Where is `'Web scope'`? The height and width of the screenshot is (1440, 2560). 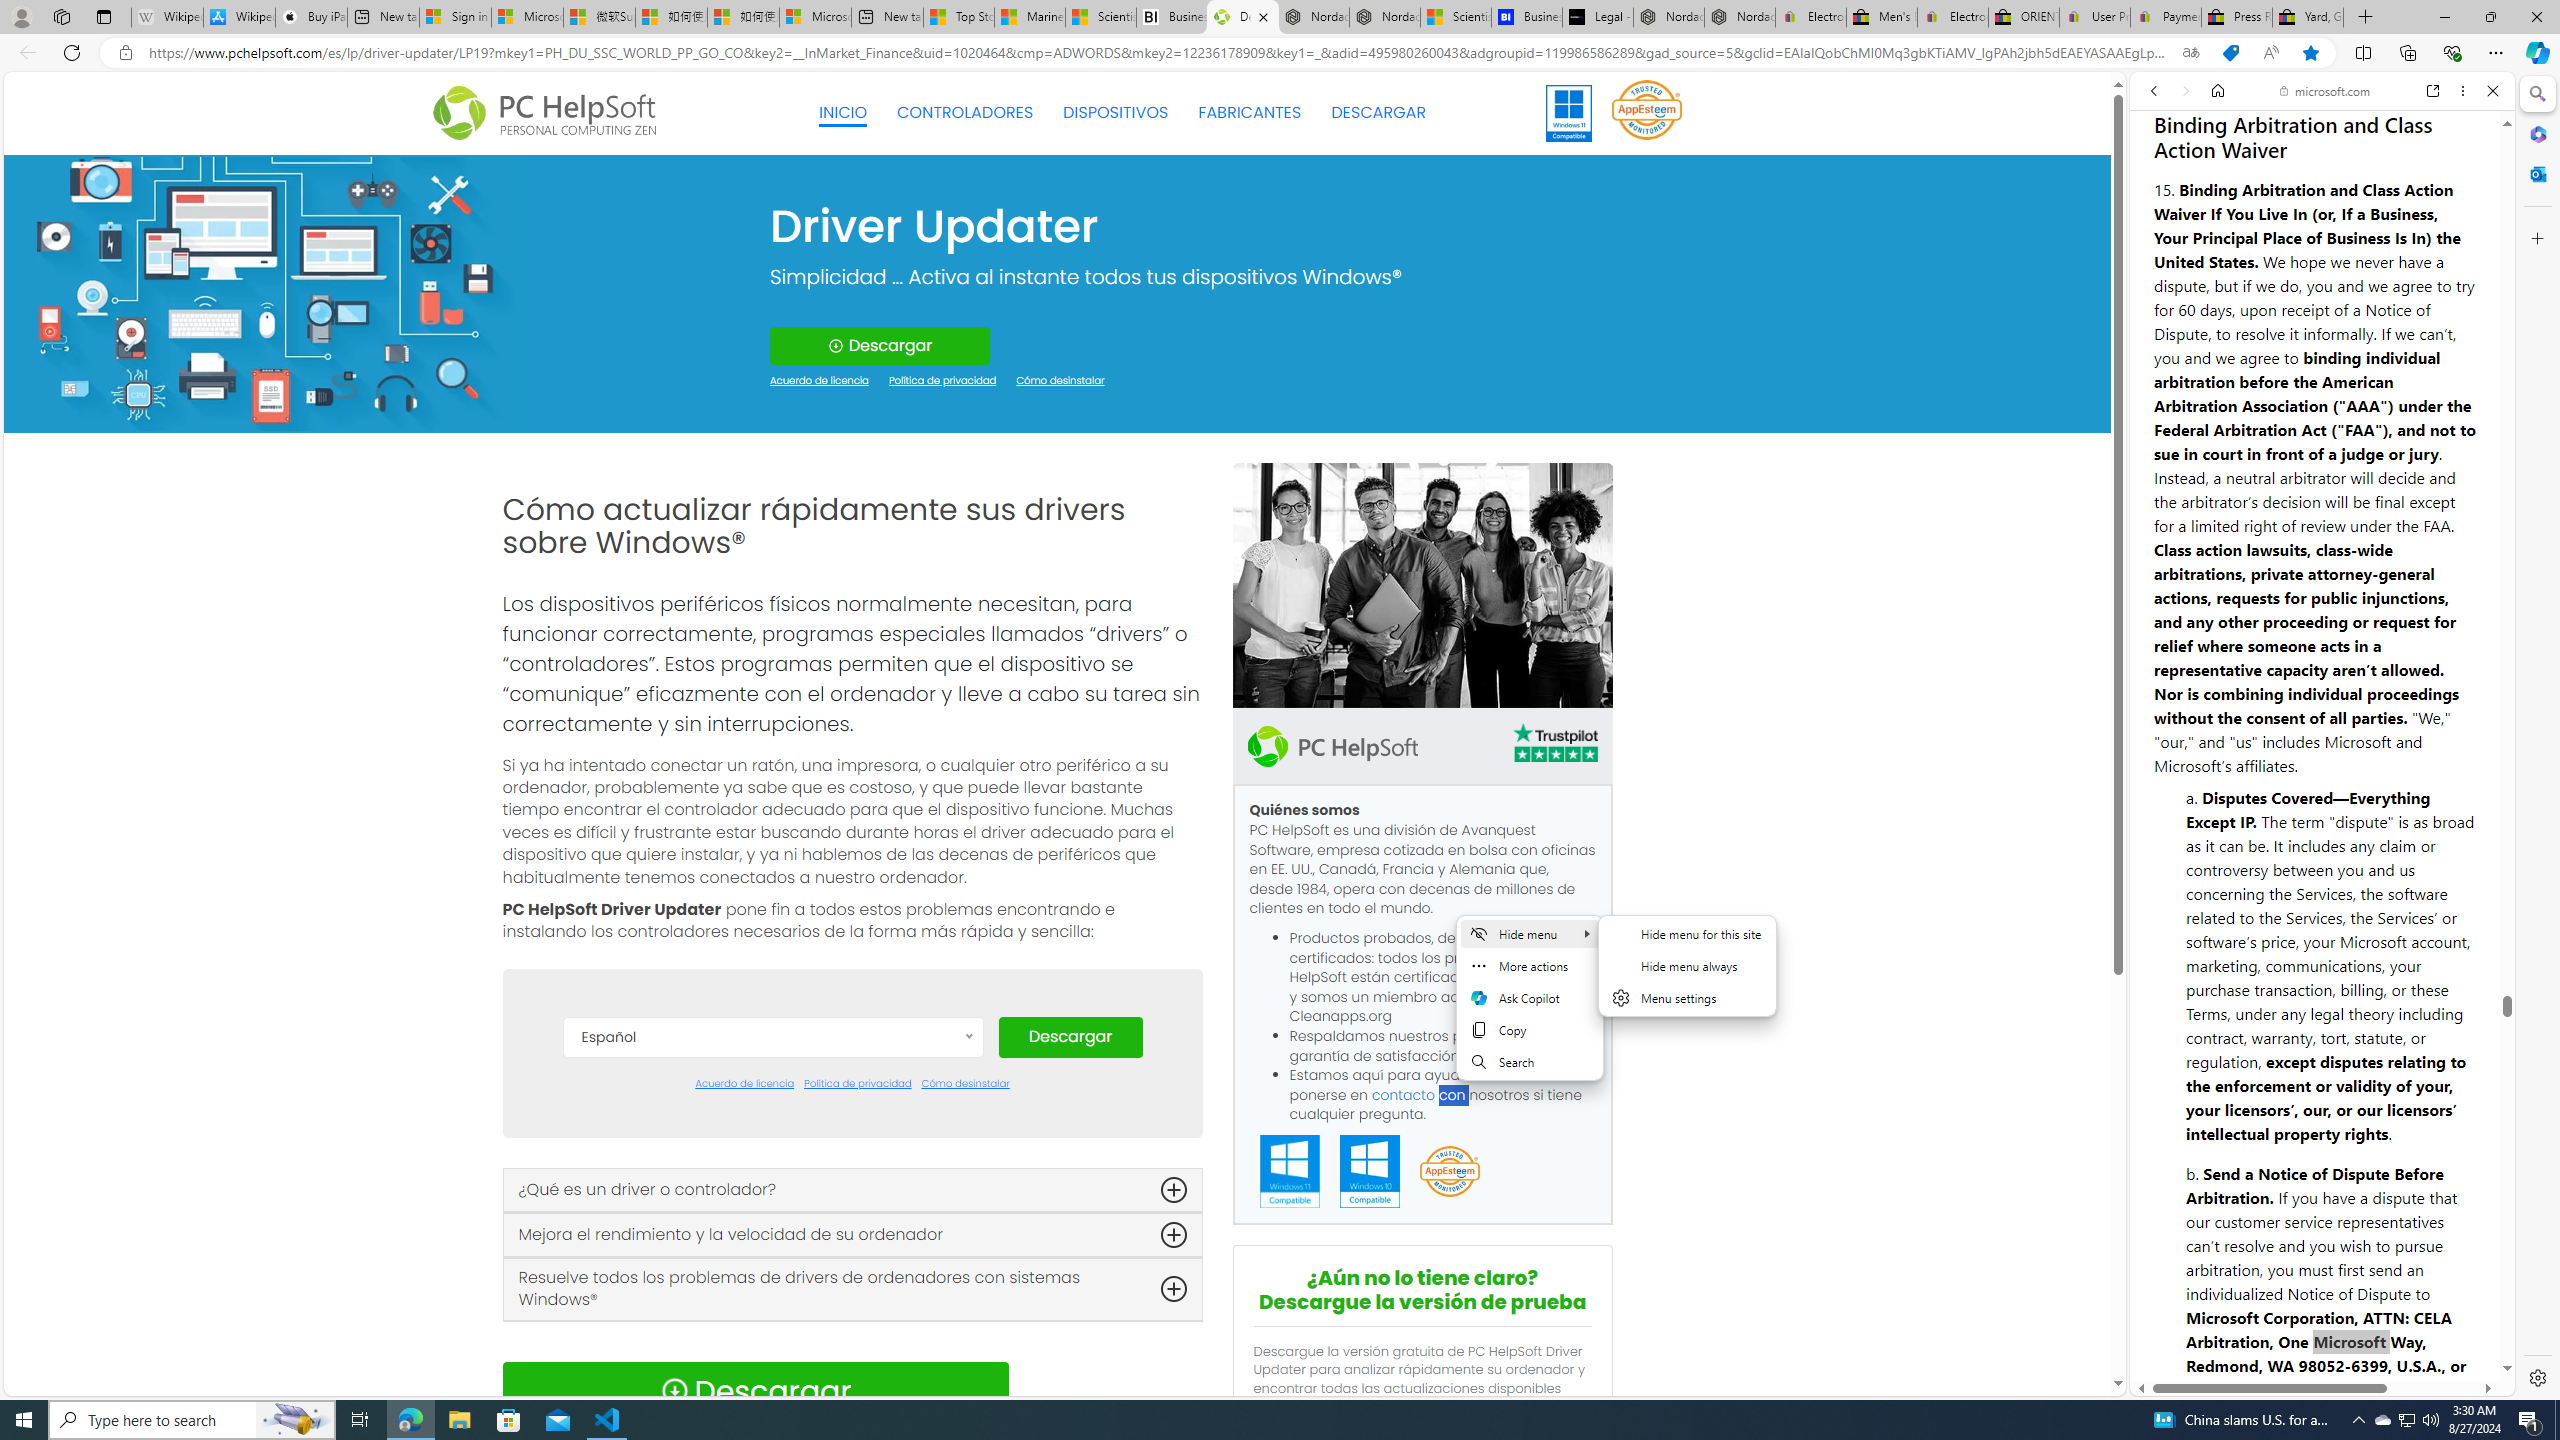
'Web scope' is located at coordinates (2162, 180).